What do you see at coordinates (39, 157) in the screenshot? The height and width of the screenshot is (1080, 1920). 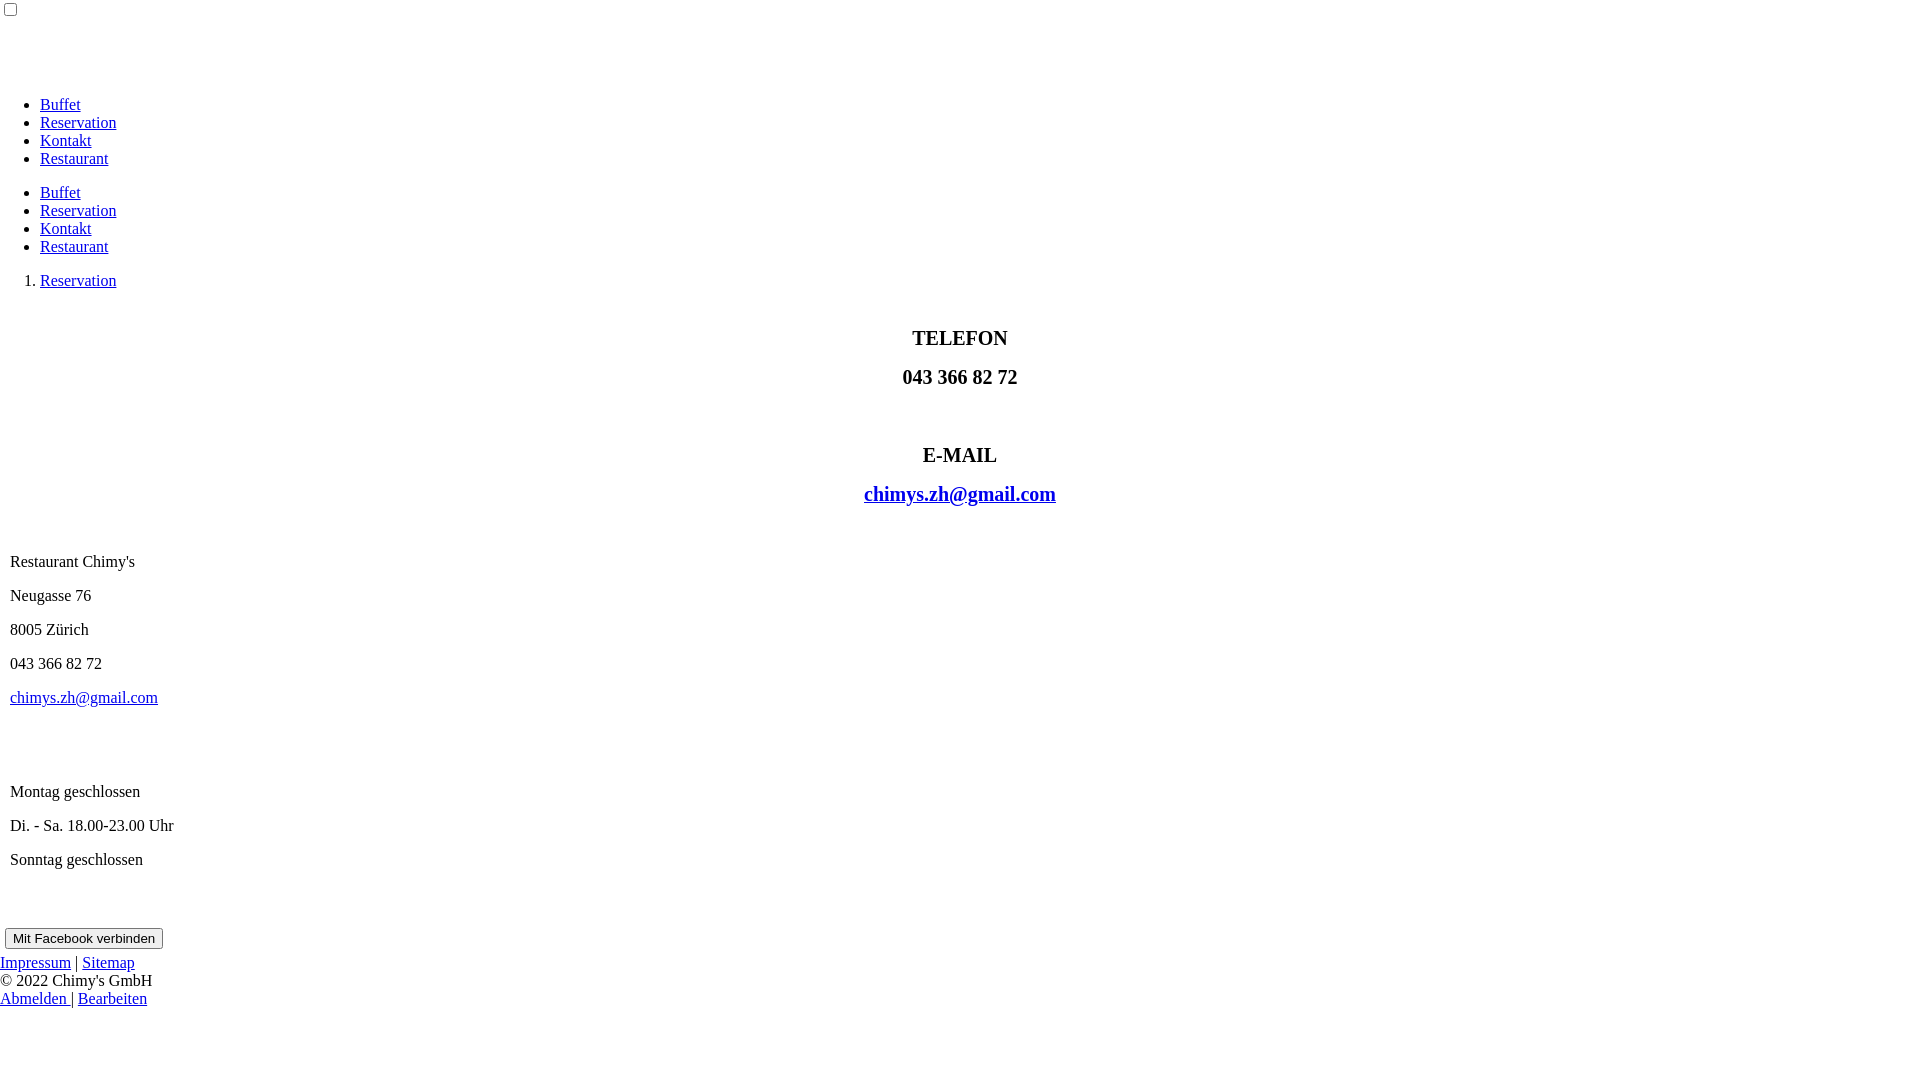 I see `'Restaurant'` at bounding box center [39, 157].